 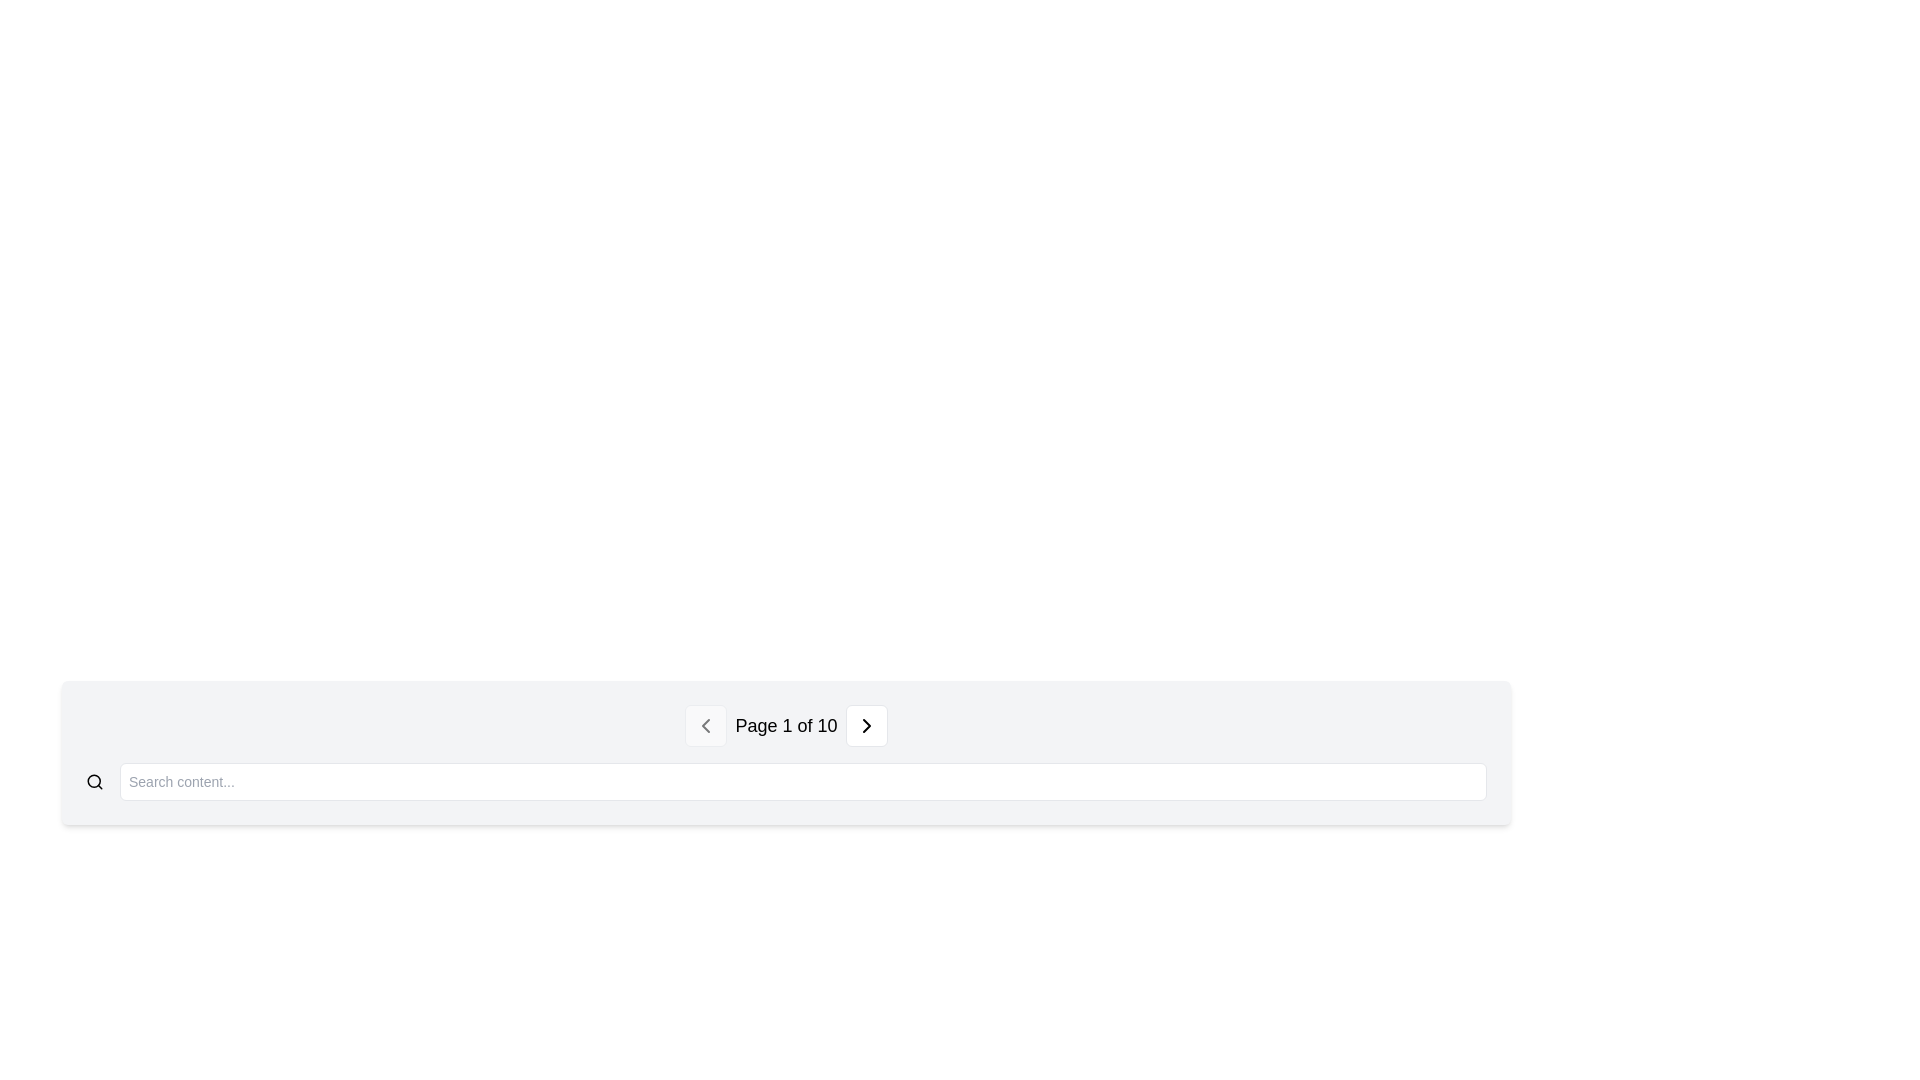 I want to click on the Navigation Button (Chevron Icon) positioned at the bottom center of the interface, so click(x=866, y=725).